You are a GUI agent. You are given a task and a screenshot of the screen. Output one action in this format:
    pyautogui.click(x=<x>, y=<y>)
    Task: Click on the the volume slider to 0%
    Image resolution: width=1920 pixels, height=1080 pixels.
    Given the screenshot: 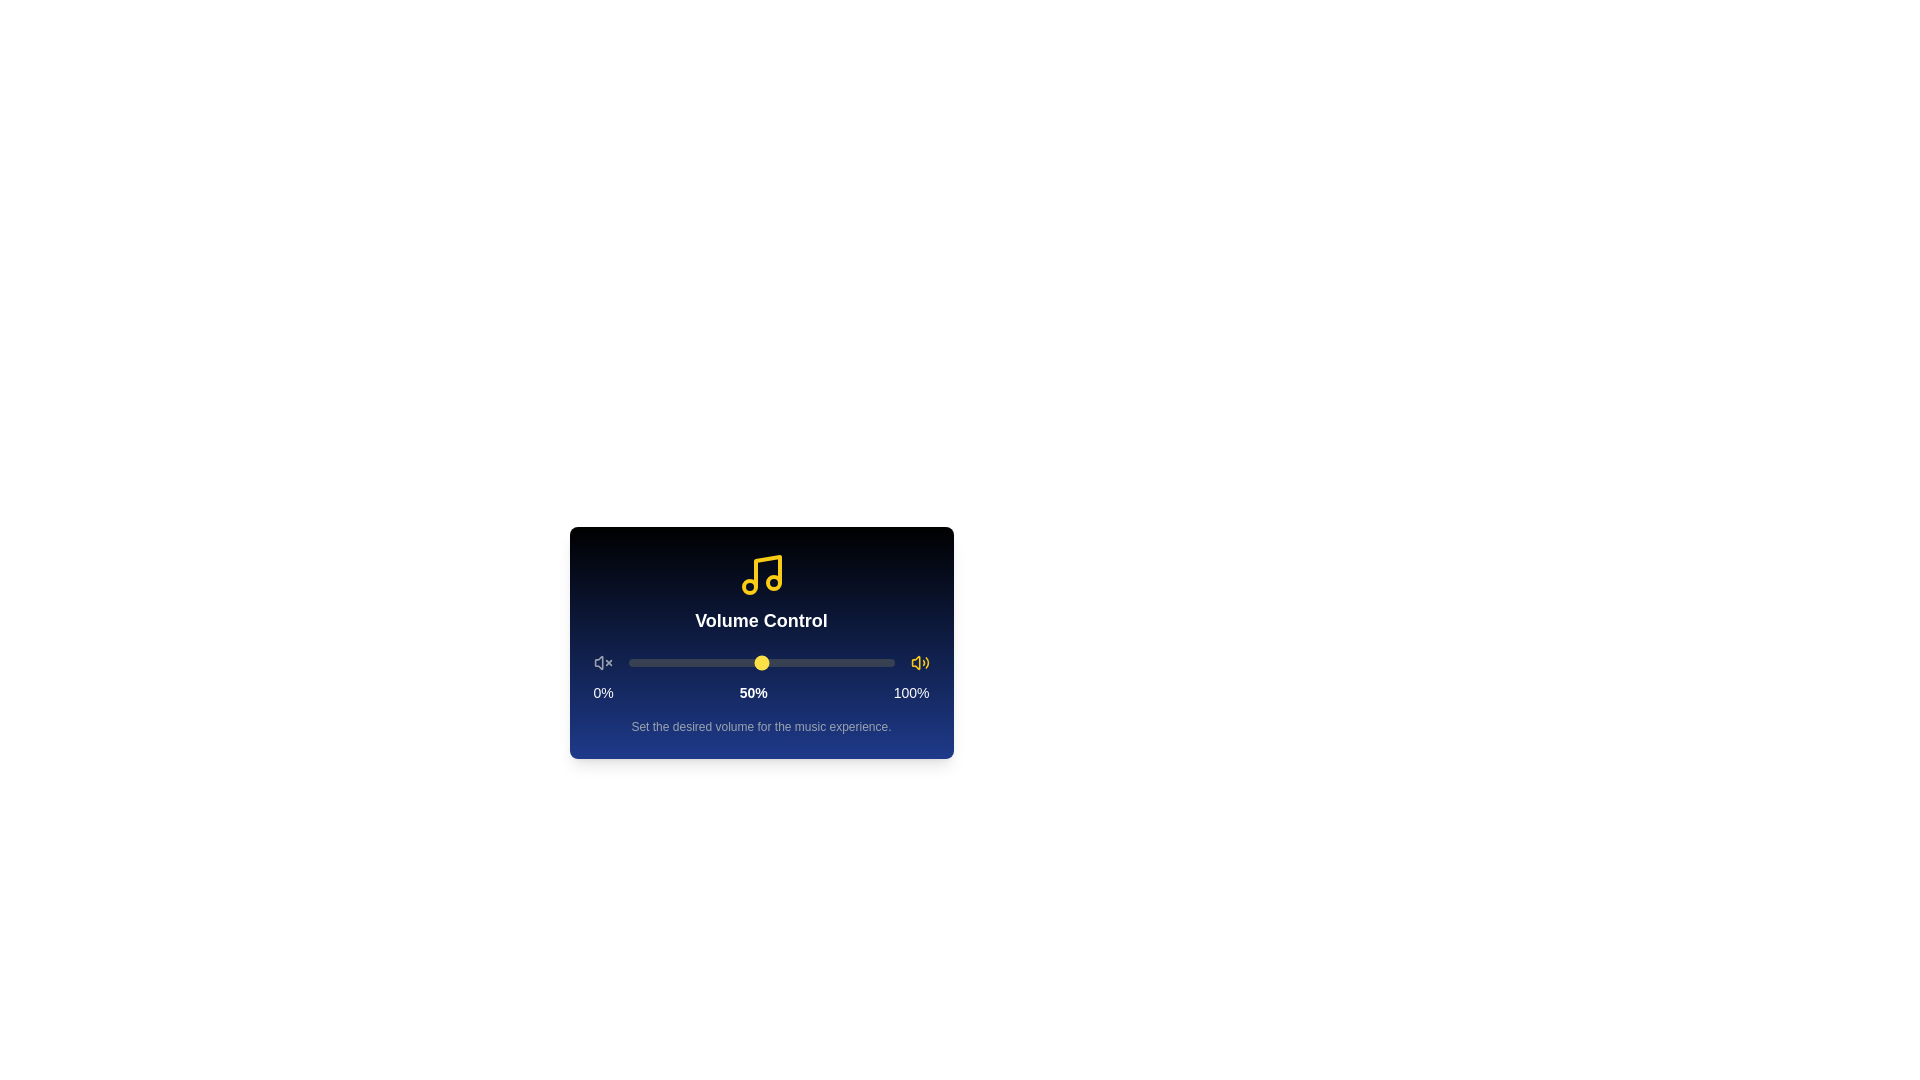 What is the action you would take?
    pyautogui.click(x=627, y=663)
    